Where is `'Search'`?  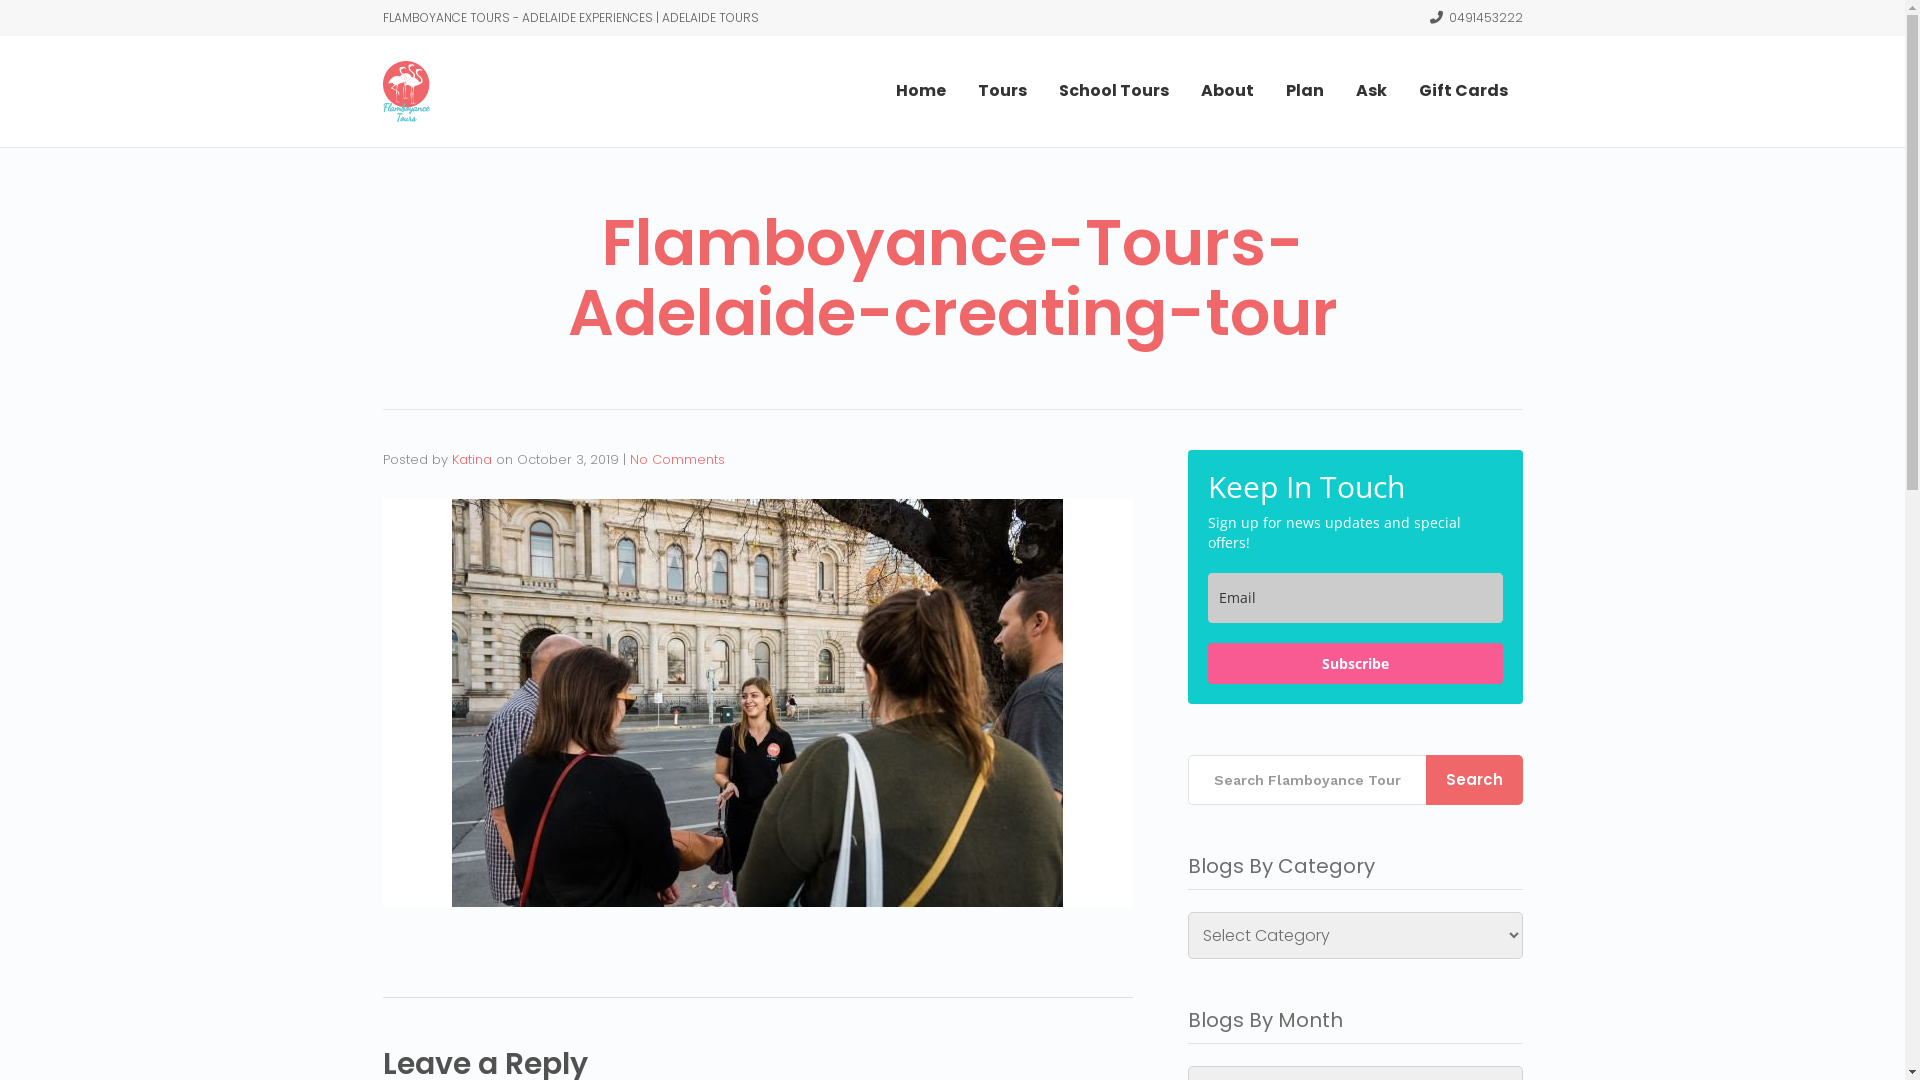 'Search' is located at coordinates (1474, 778).